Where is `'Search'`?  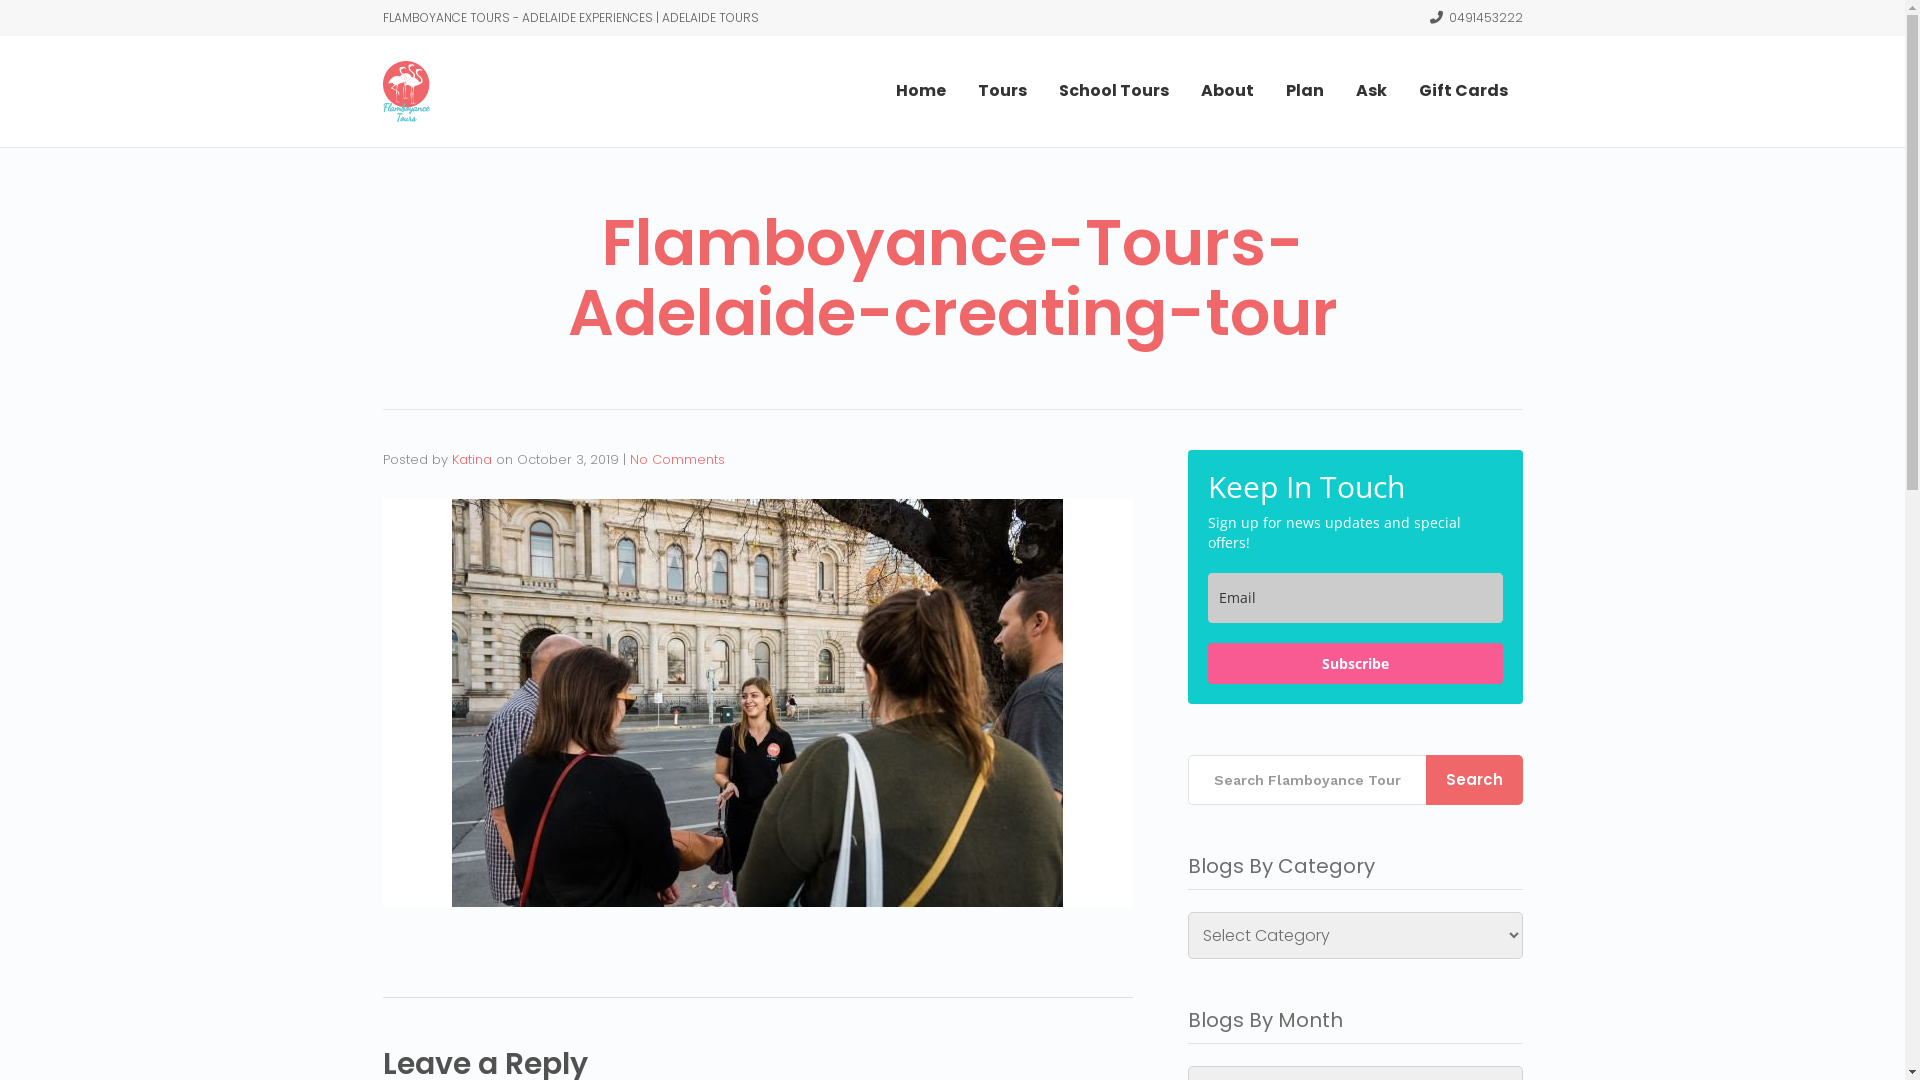 'Search' is located at coordinates (1474, 778).